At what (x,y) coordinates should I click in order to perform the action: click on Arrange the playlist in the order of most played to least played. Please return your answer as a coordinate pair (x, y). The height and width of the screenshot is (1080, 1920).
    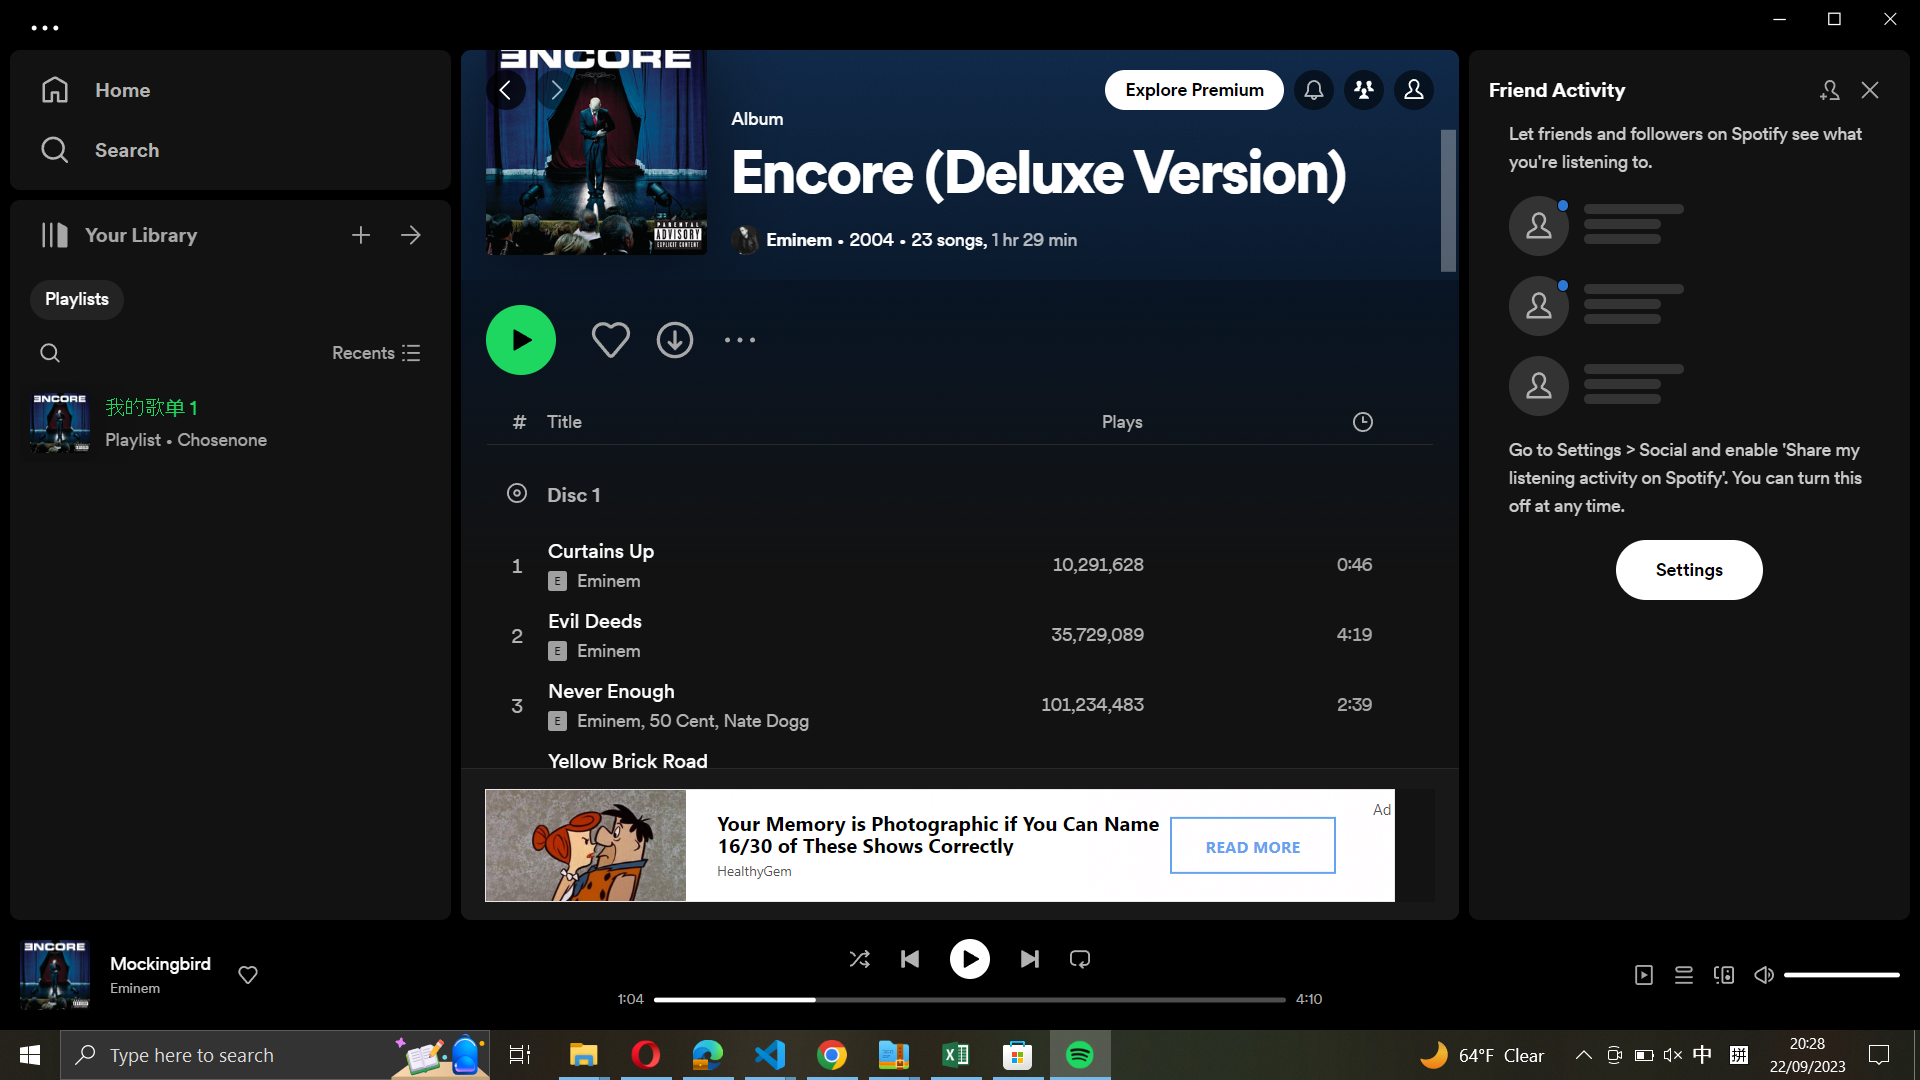
    Looking at the image, I should click on (1198, 424).